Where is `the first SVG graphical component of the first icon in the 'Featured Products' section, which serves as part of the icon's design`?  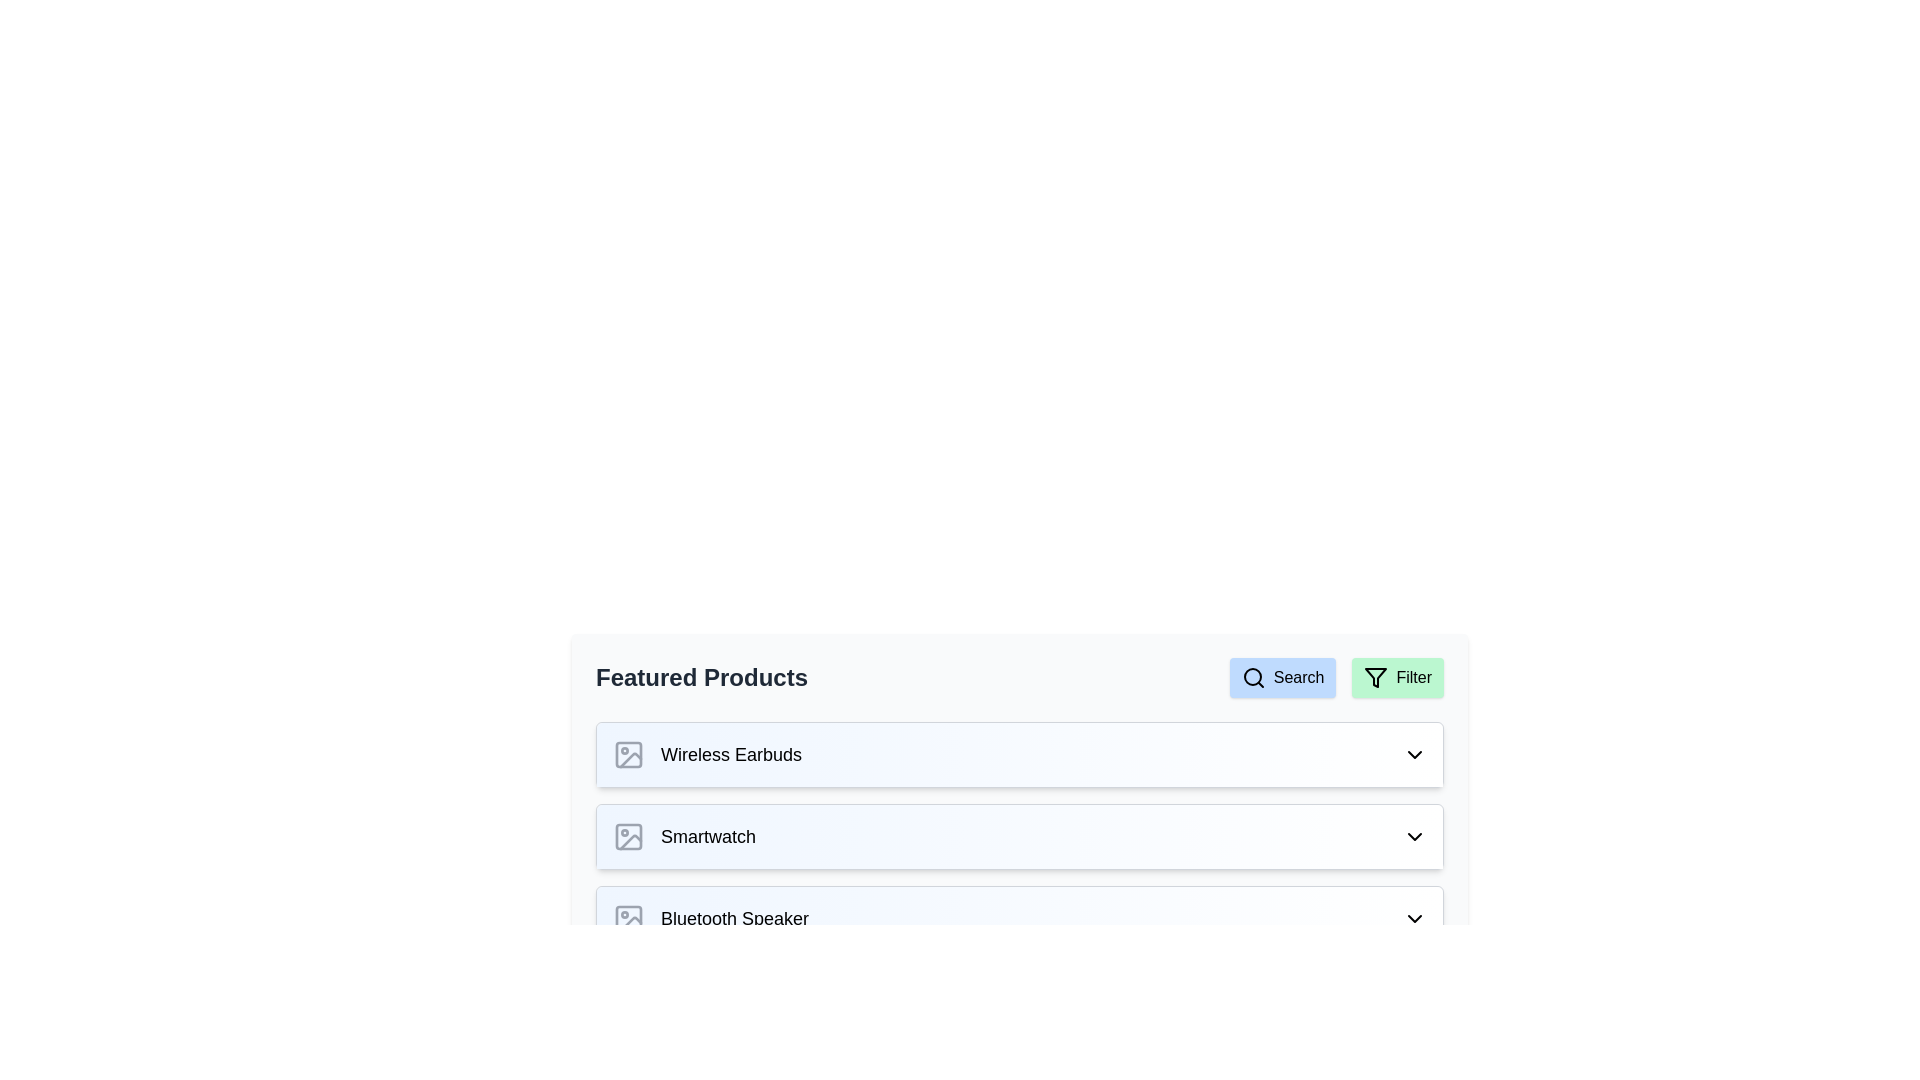 the first SVG graphical component of the first icon in the 'Featured Products' section, which serves as part of the icon's design is located at coordinates (627, 755).